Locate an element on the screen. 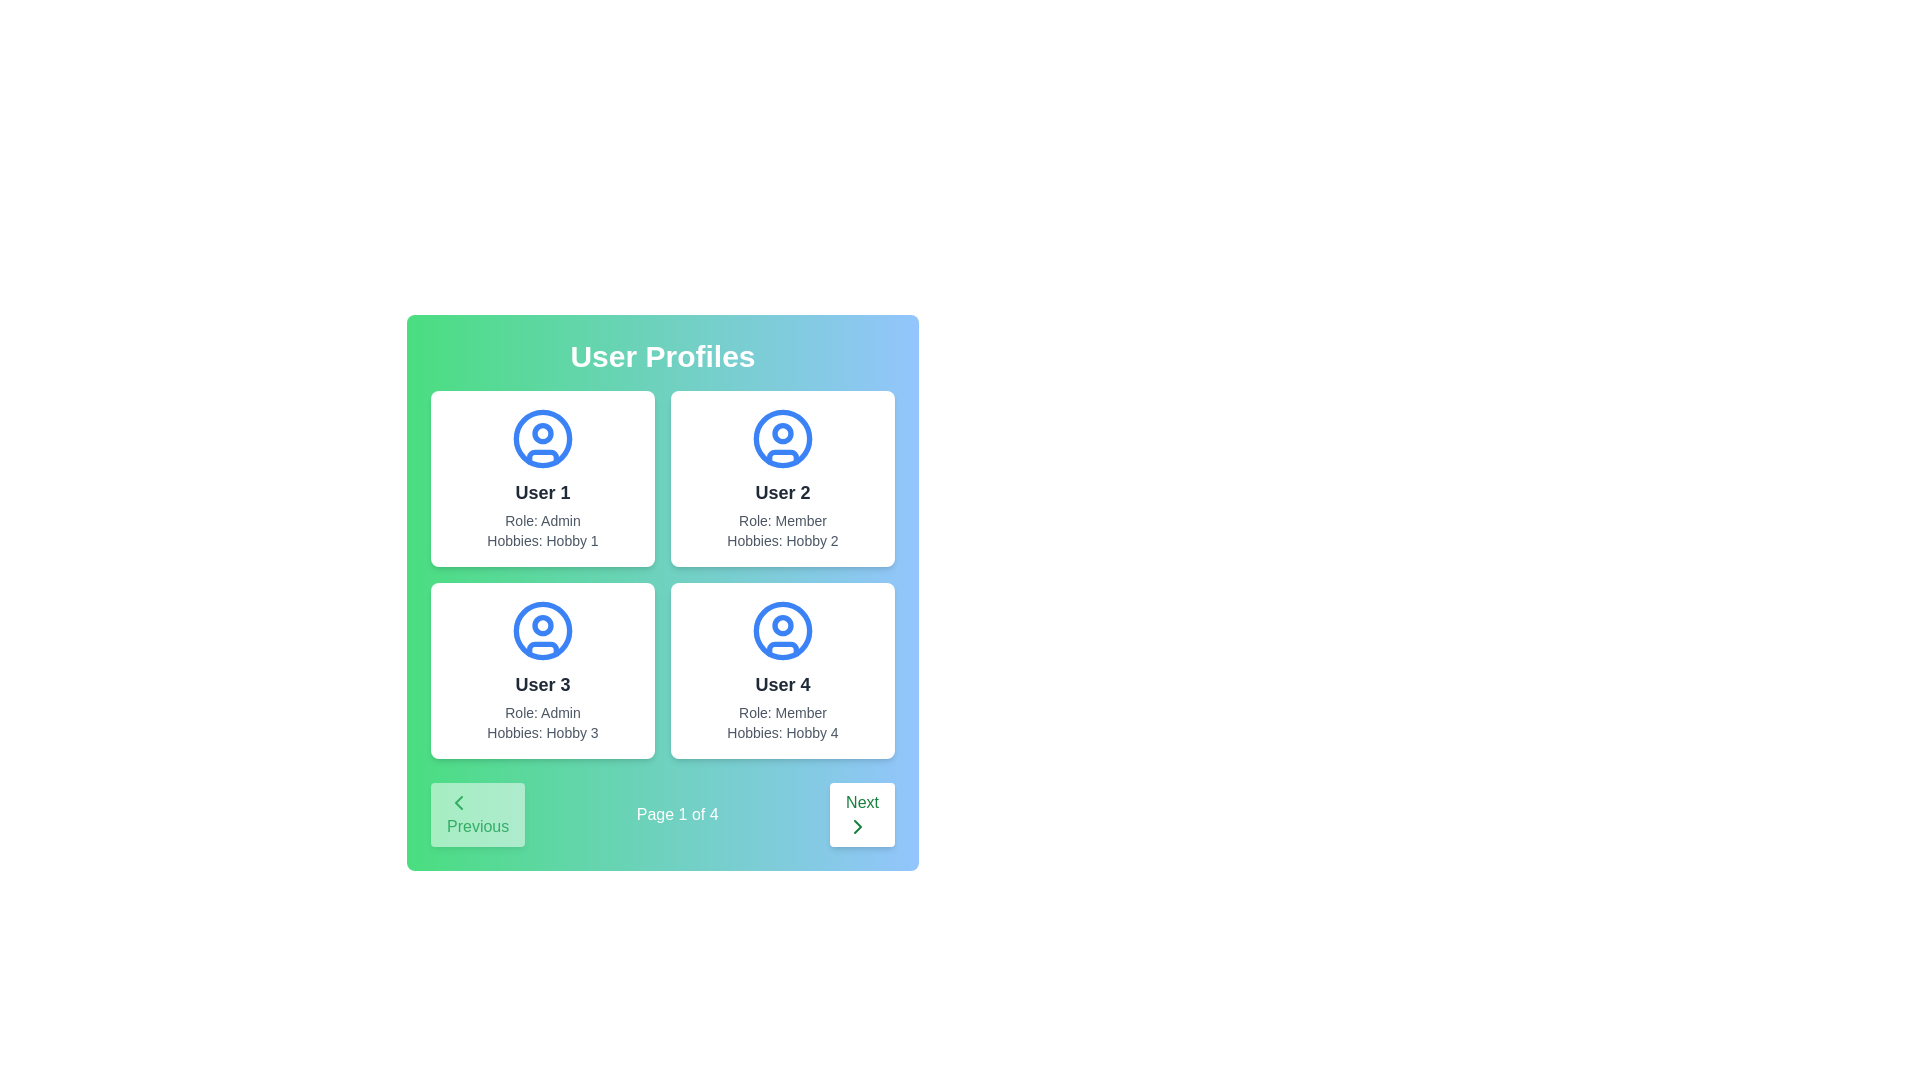  the user avatar icon representing 'User 3', which is located at the top of their profile card in the grid layout is located at coordinates (542, 631).